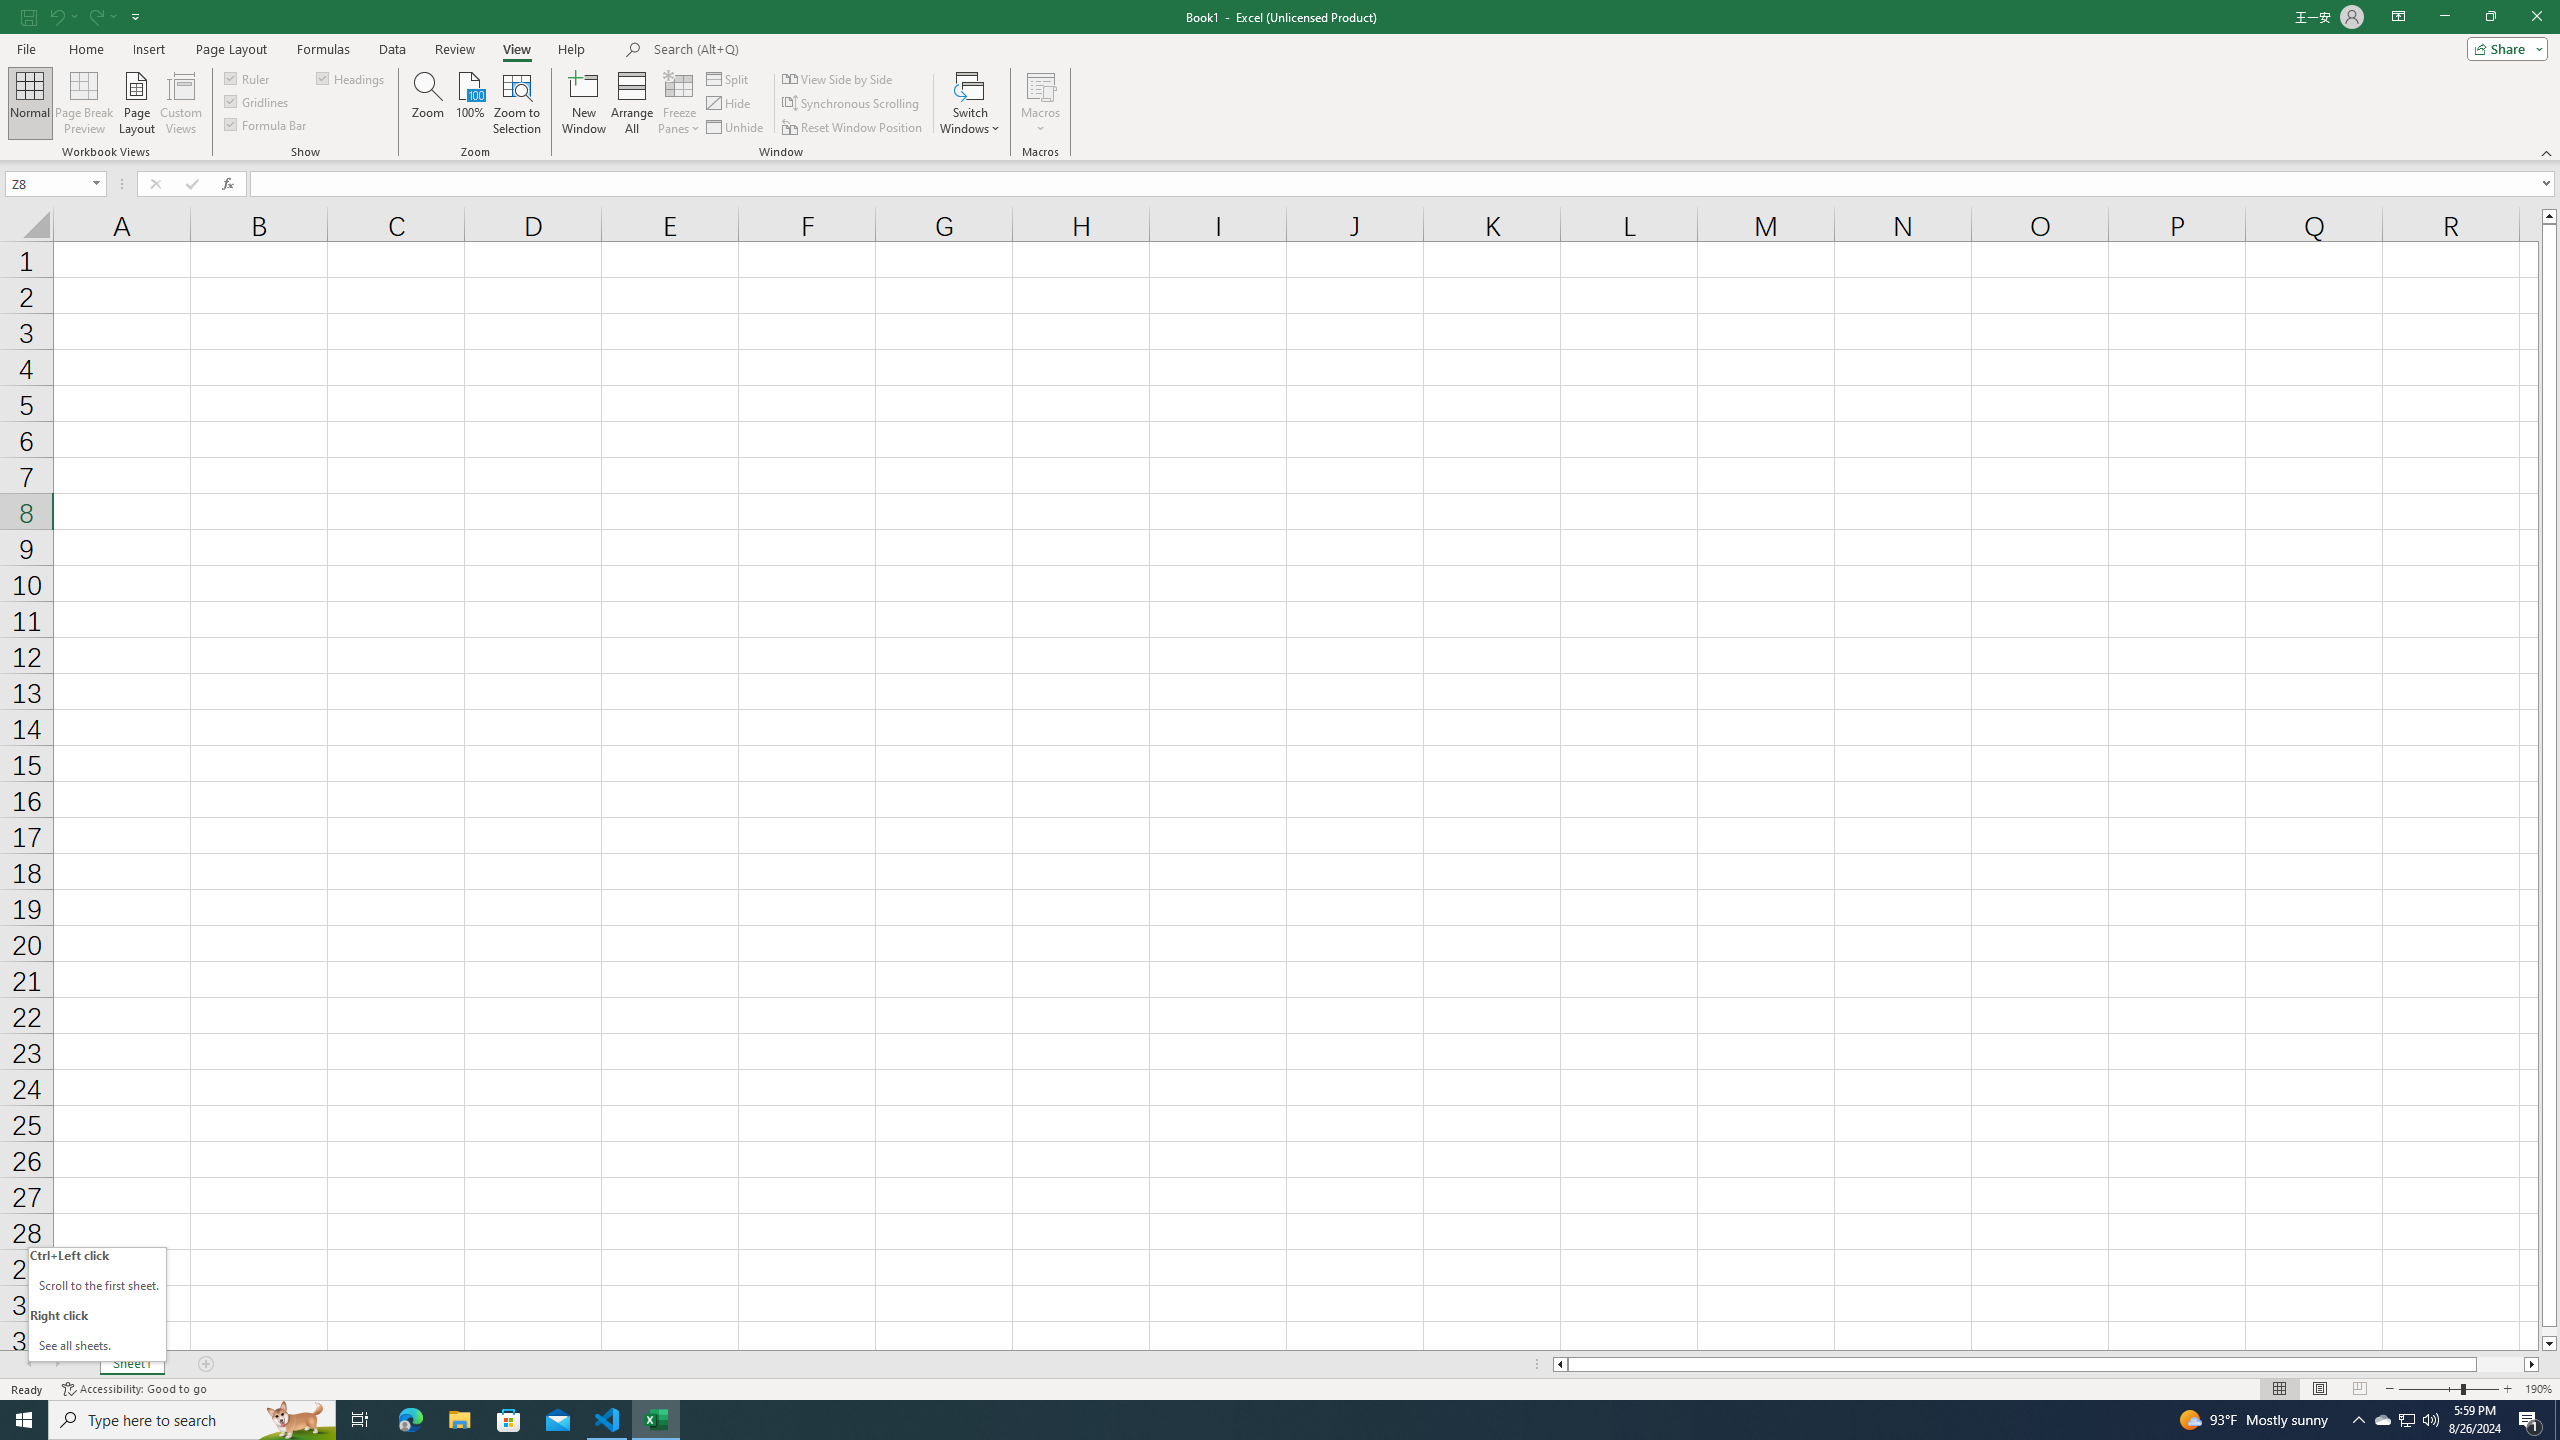  I want to click on 'Hide', so click(729, 103).